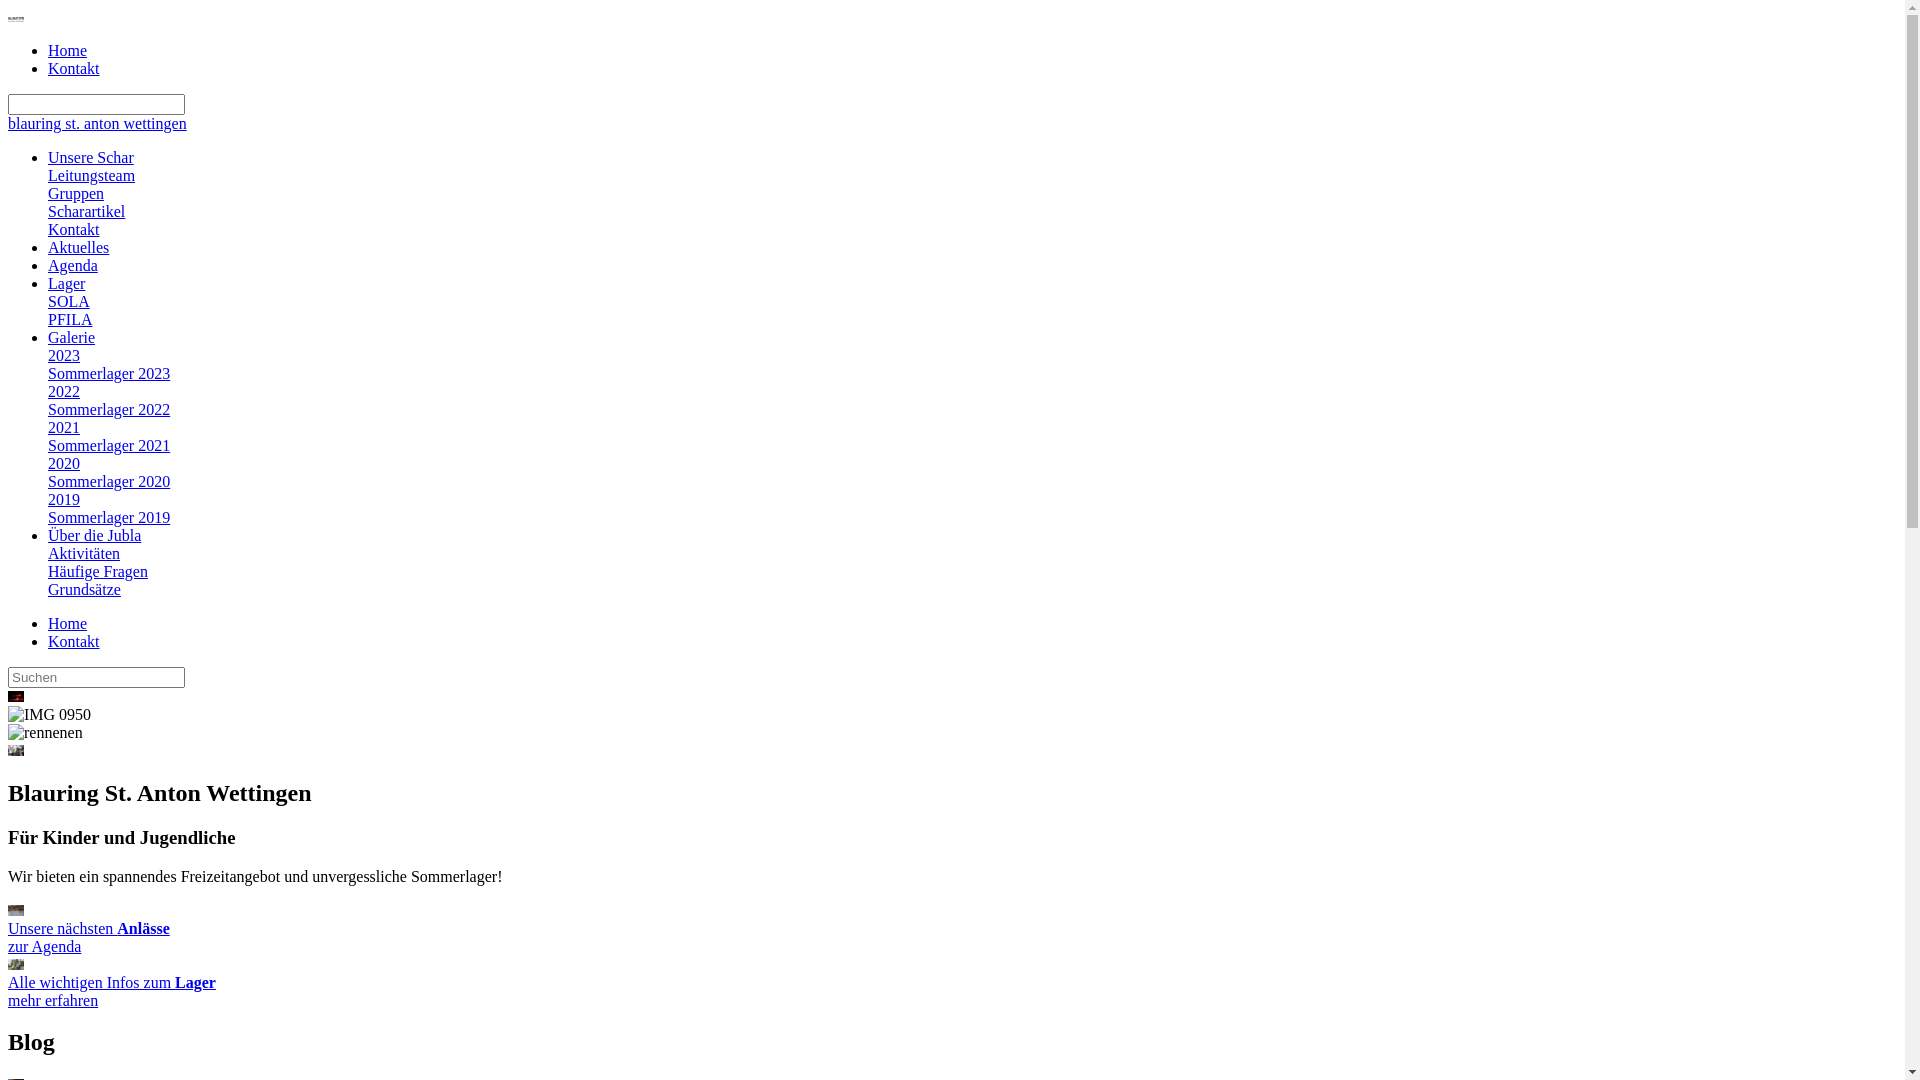 Image resolution: width=1920 pixels, height=1080 pixels. What do you see at coordinates (85, 211) in the screenshot?
I see `'Scharartikel'` at bounding box center [85, 211].